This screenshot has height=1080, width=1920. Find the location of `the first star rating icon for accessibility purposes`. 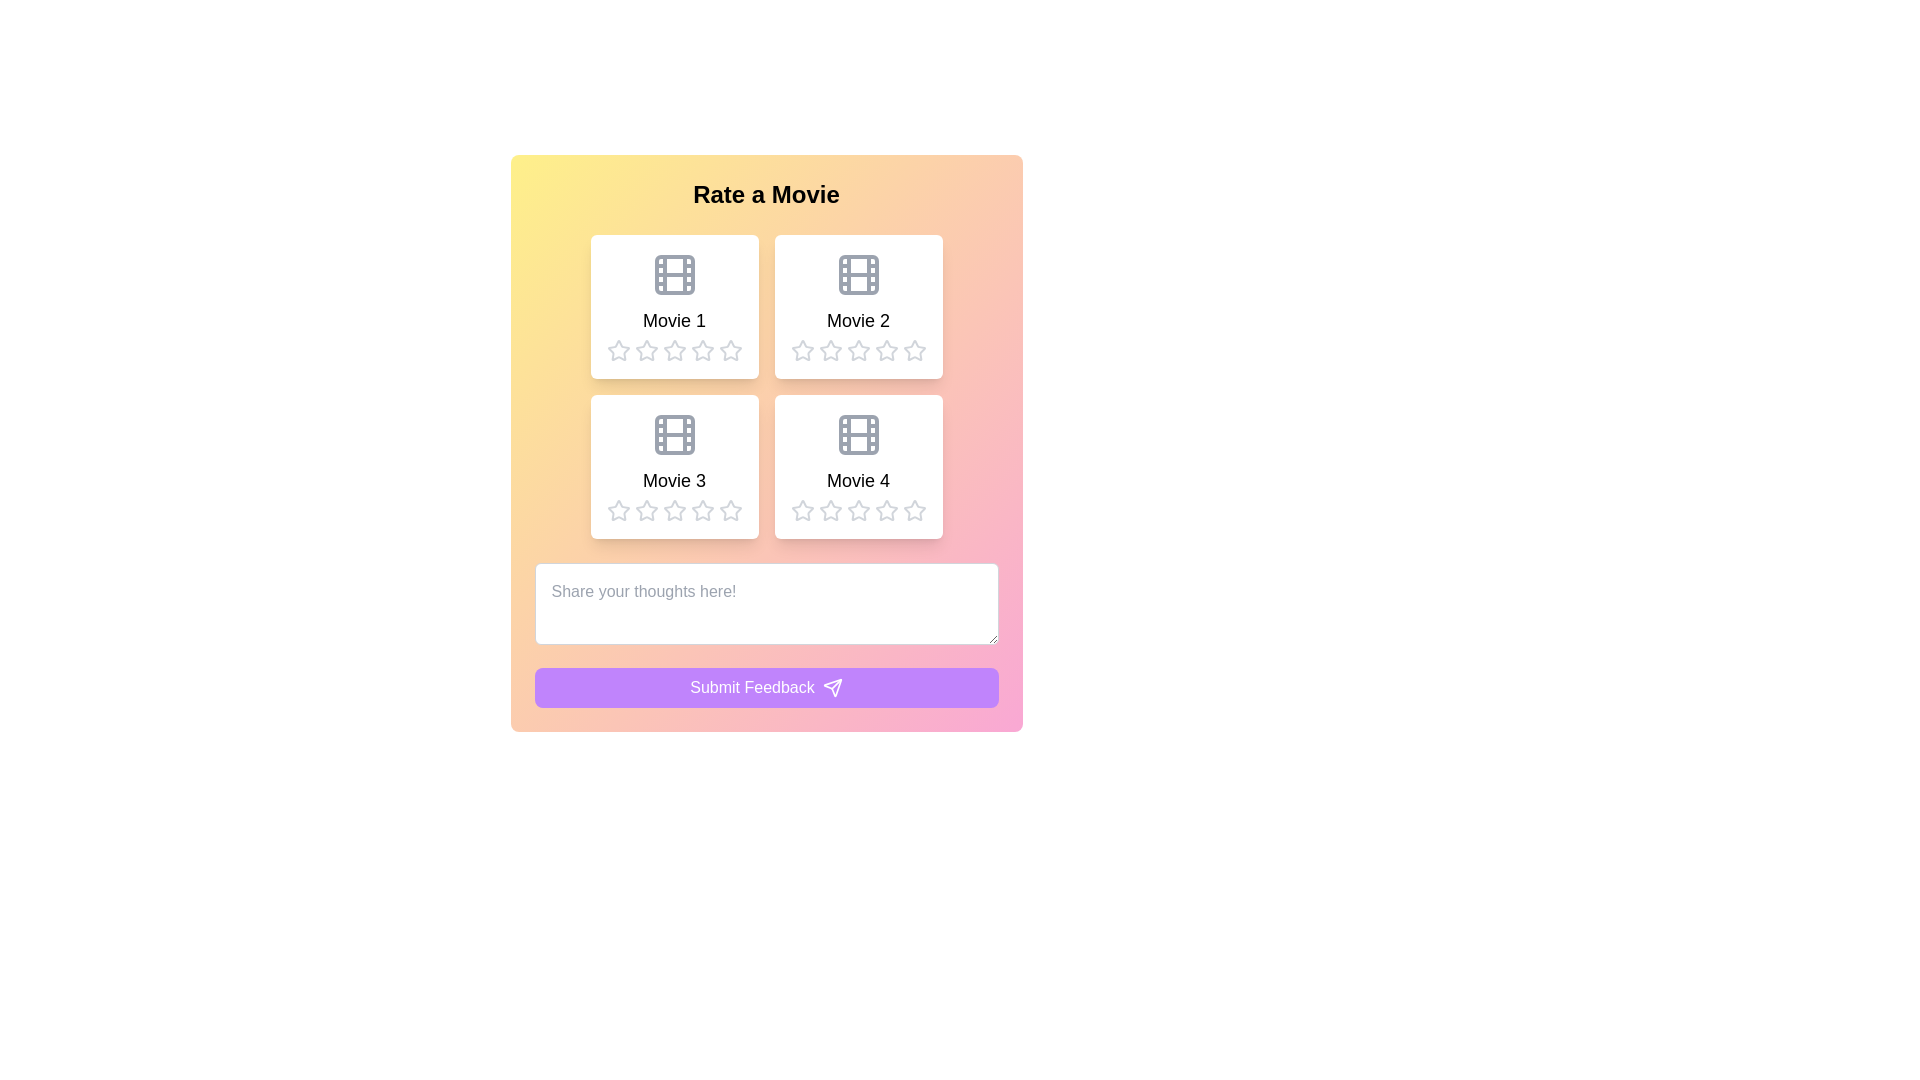

the first star rating icon for accessibility purposes is located at coordinates (617, 509).